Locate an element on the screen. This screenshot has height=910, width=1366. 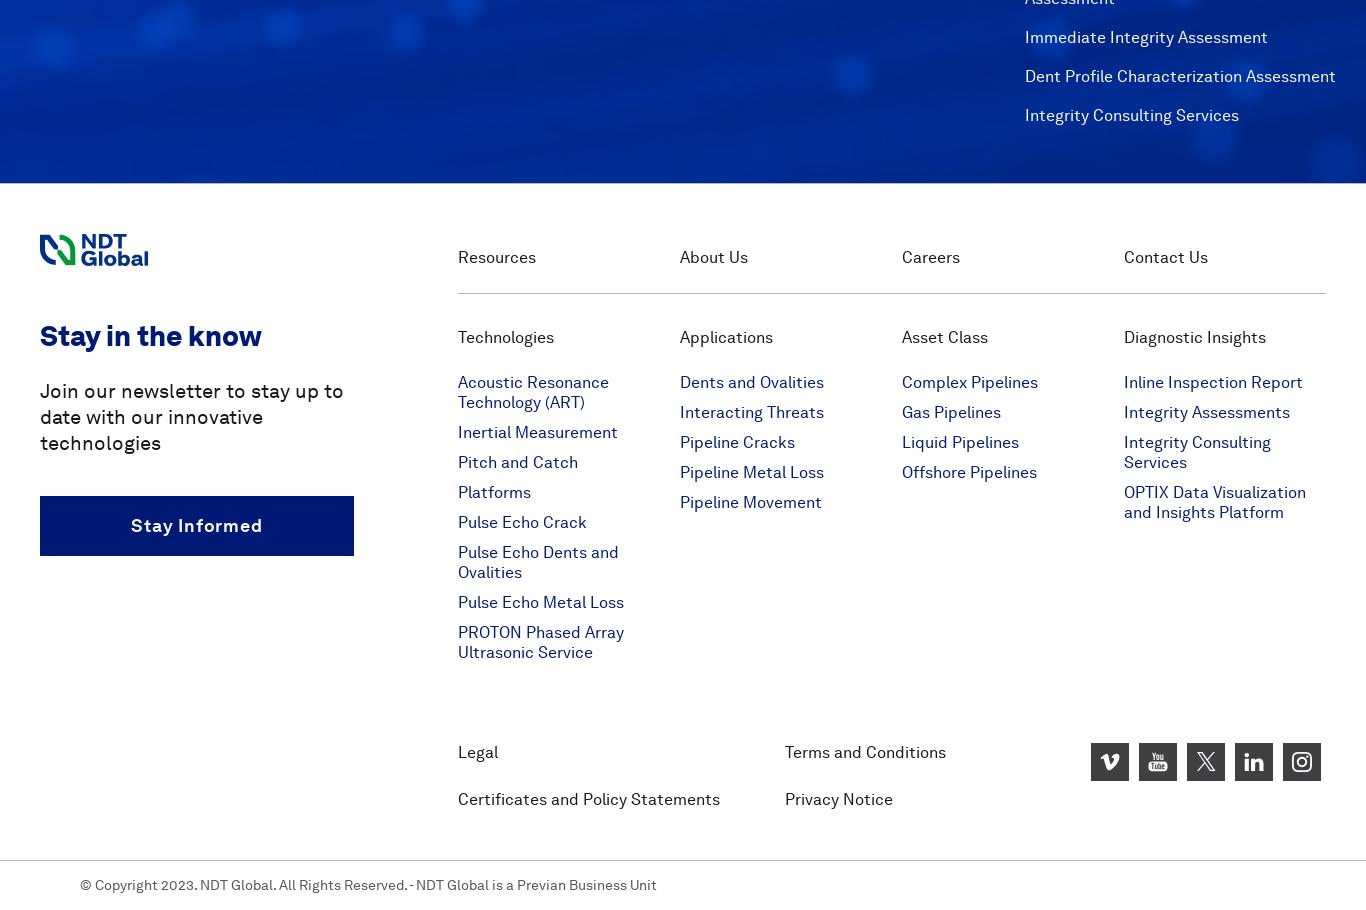
'Careers' is located at coordinates (931, 256).